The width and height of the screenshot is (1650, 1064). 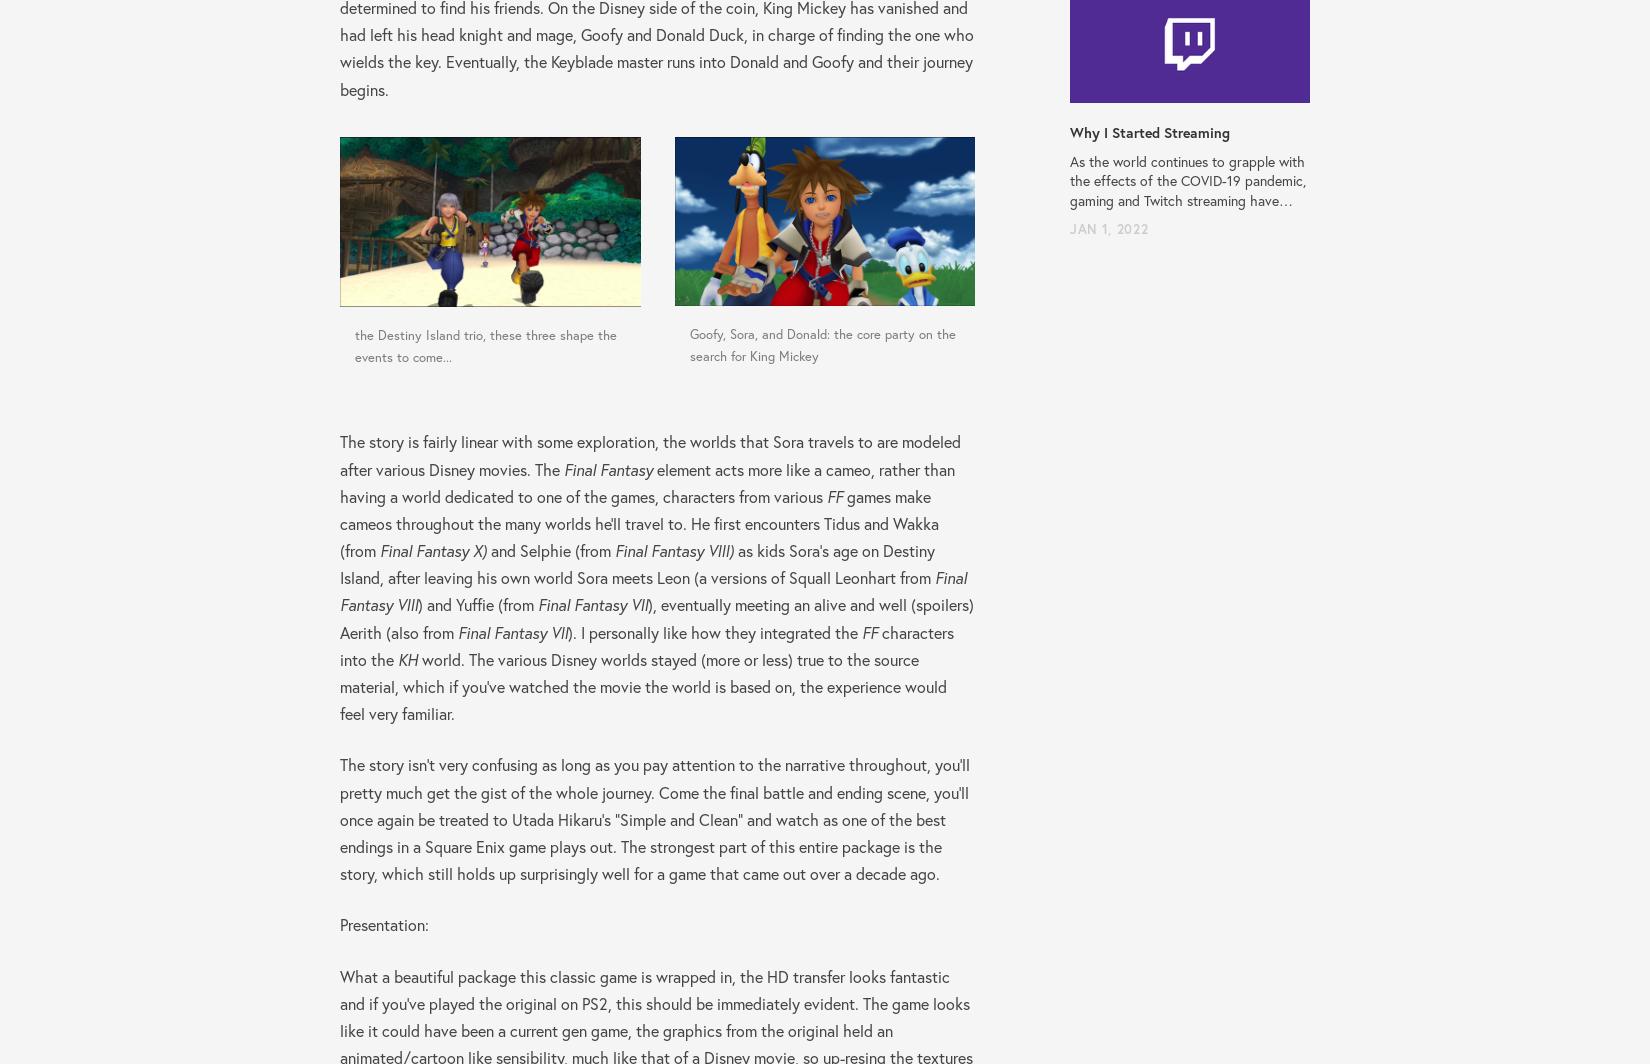 I want to click on 'Presentation:', so click(x=384, y=924).